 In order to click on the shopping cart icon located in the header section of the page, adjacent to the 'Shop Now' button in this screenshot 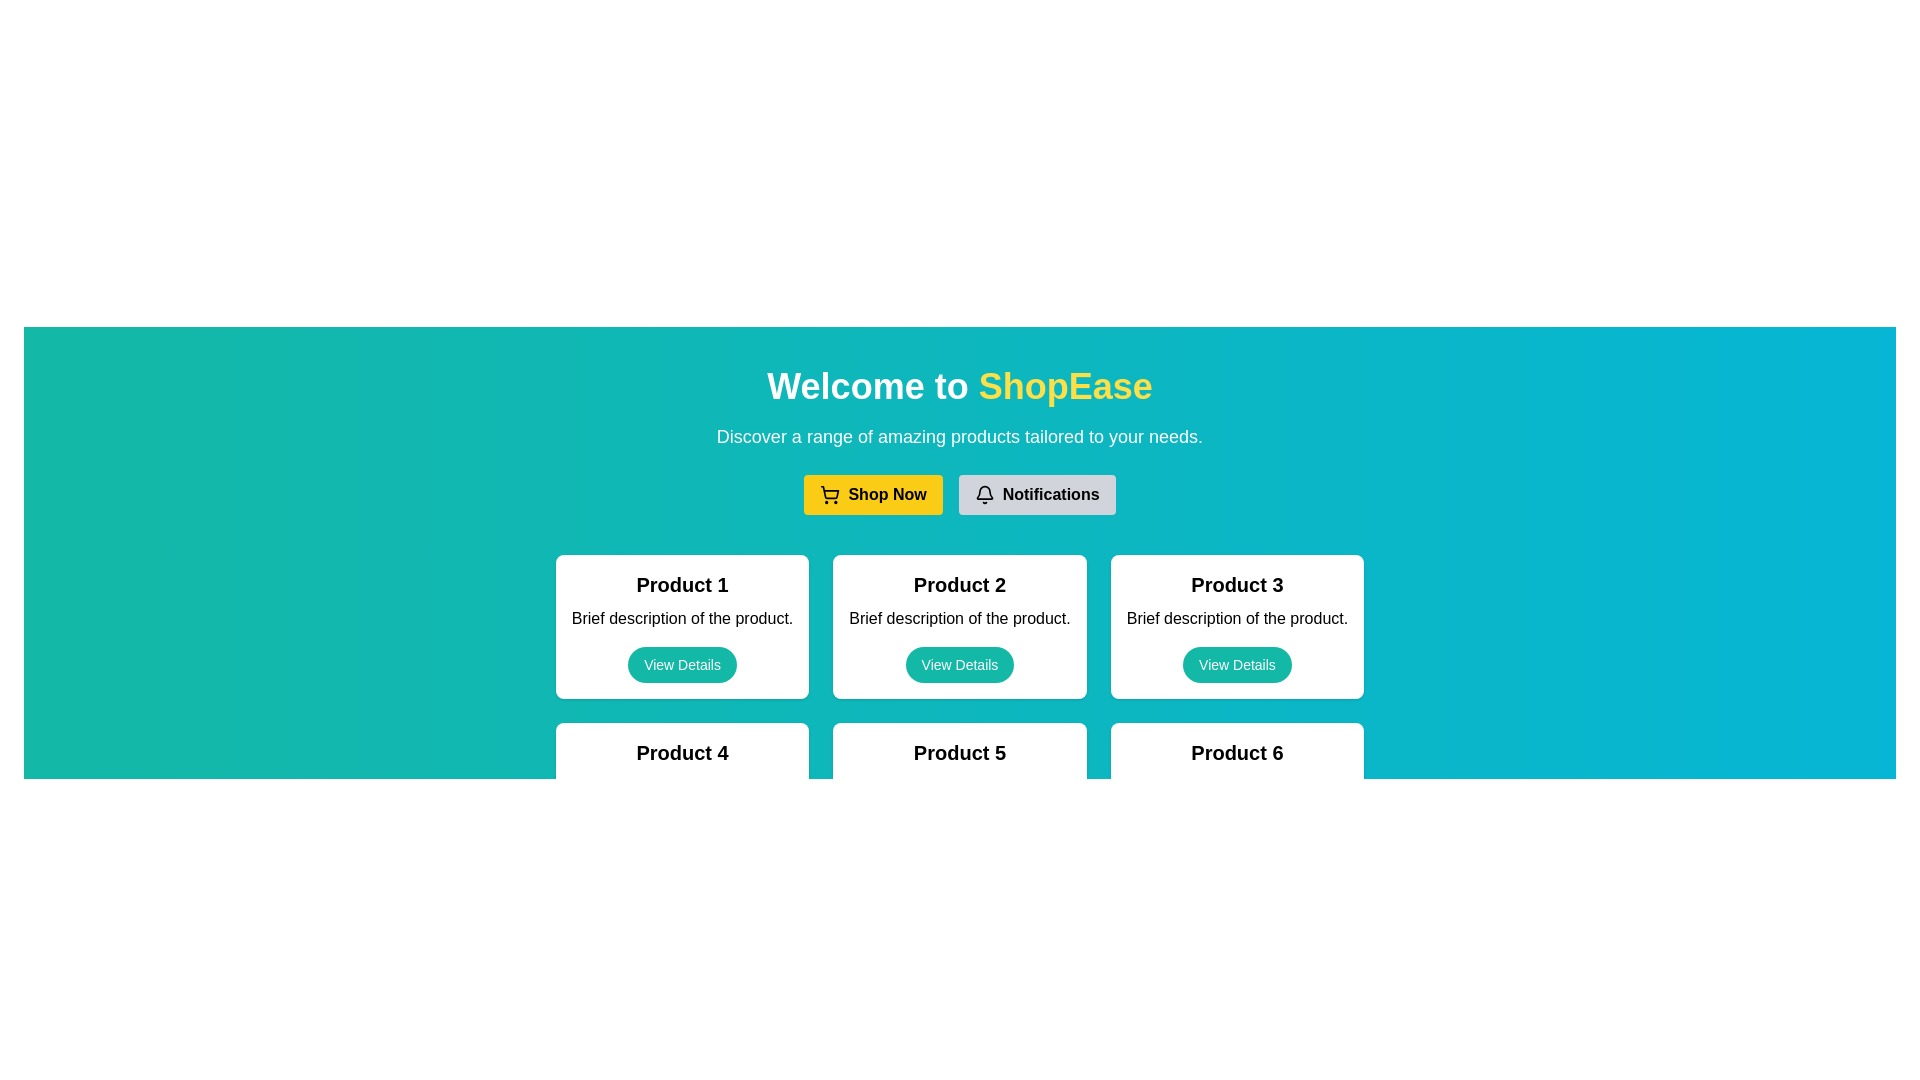, I will do `click(830, 492)`.